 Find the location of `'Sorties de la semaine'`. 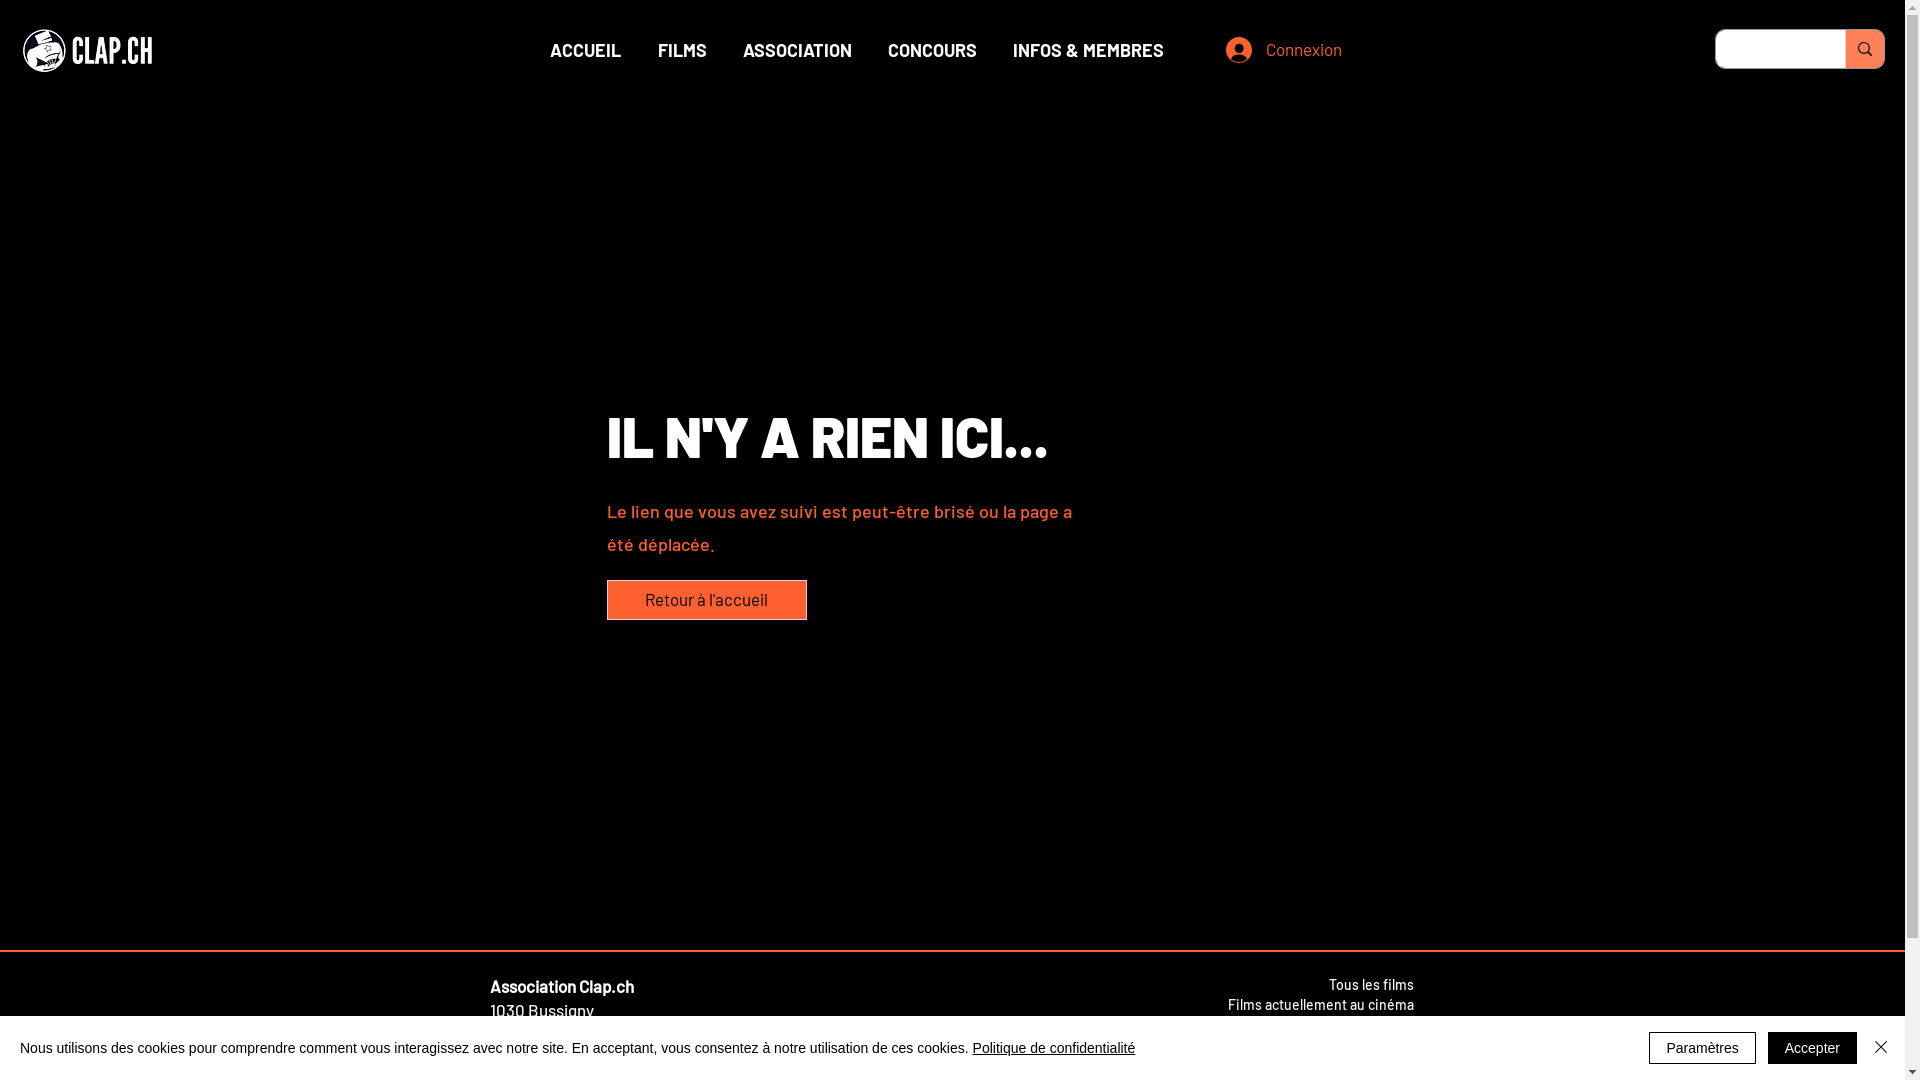

'Sorties de la semaine' is located at coordinates (1280, 1023).